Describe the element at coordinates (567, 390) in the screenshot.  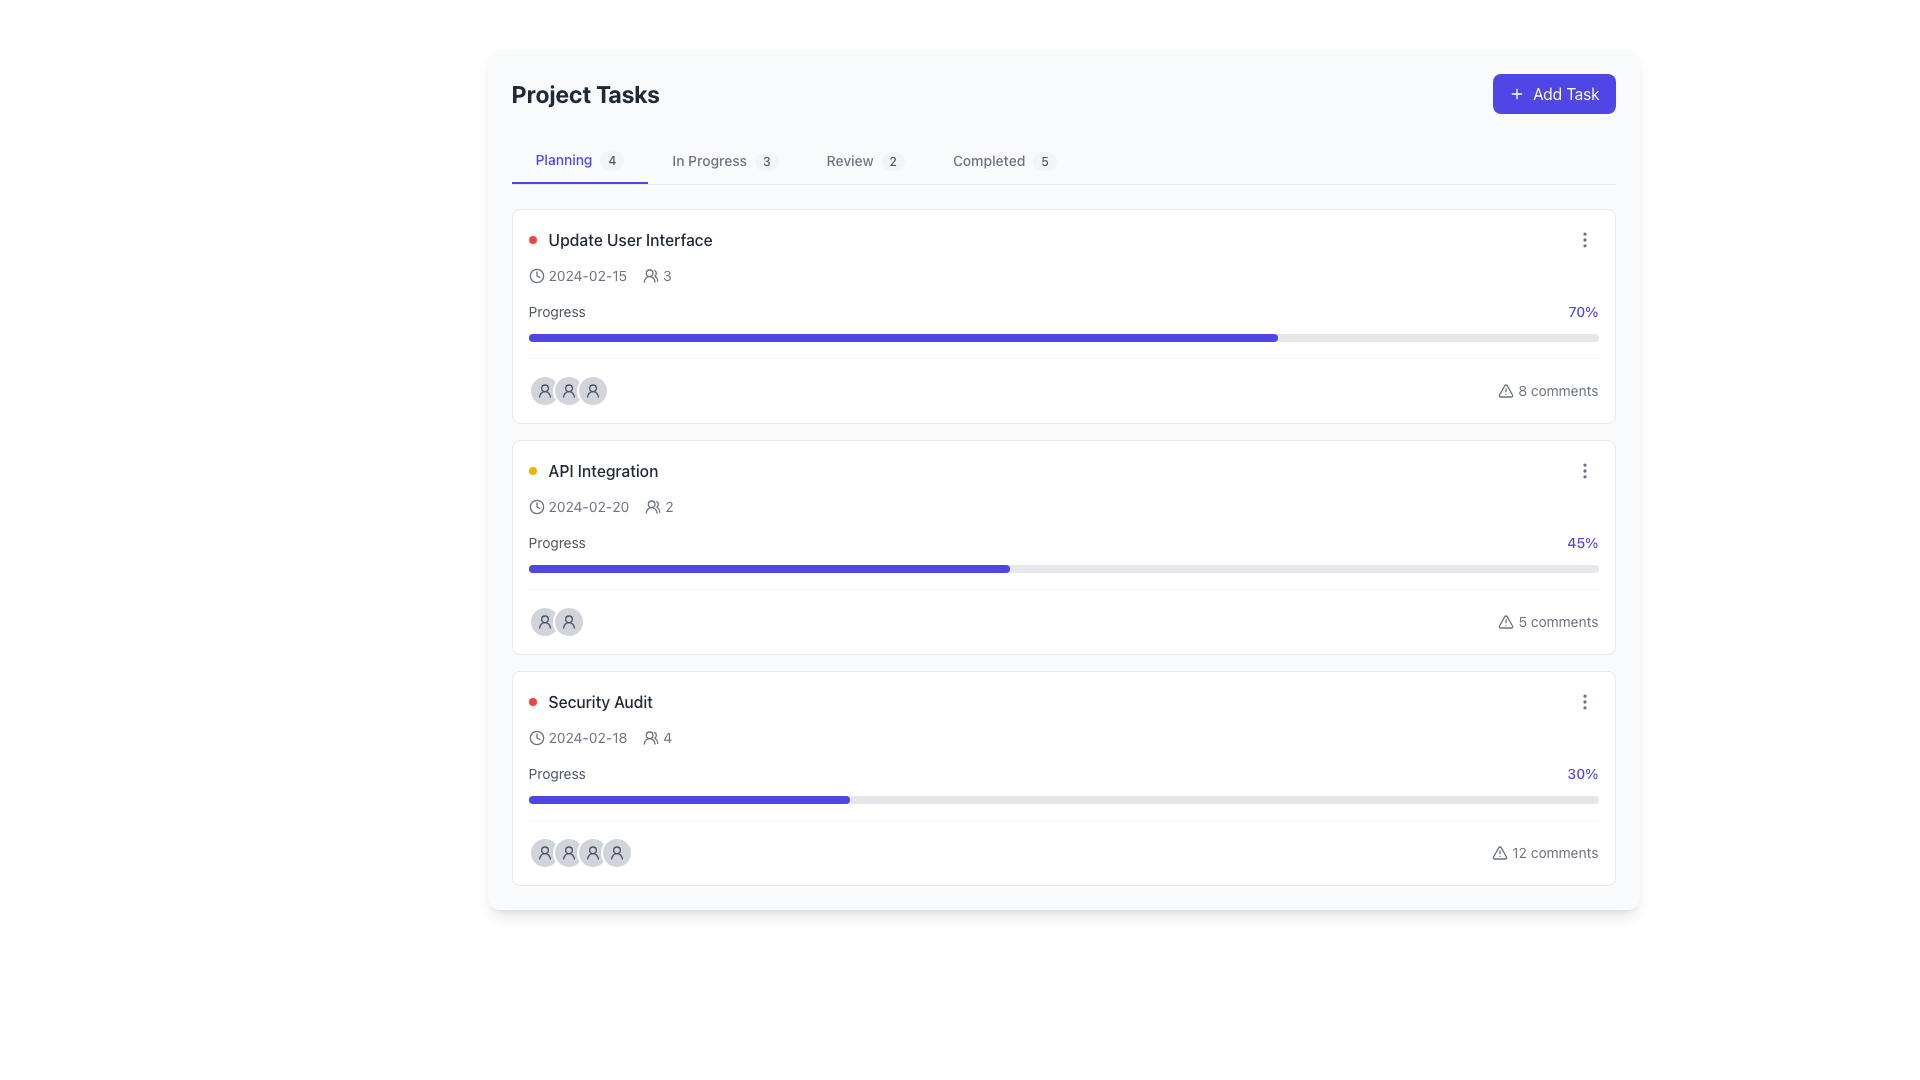
I see `the Profile Picture Icon located at the center of three profile pictures` at that location.